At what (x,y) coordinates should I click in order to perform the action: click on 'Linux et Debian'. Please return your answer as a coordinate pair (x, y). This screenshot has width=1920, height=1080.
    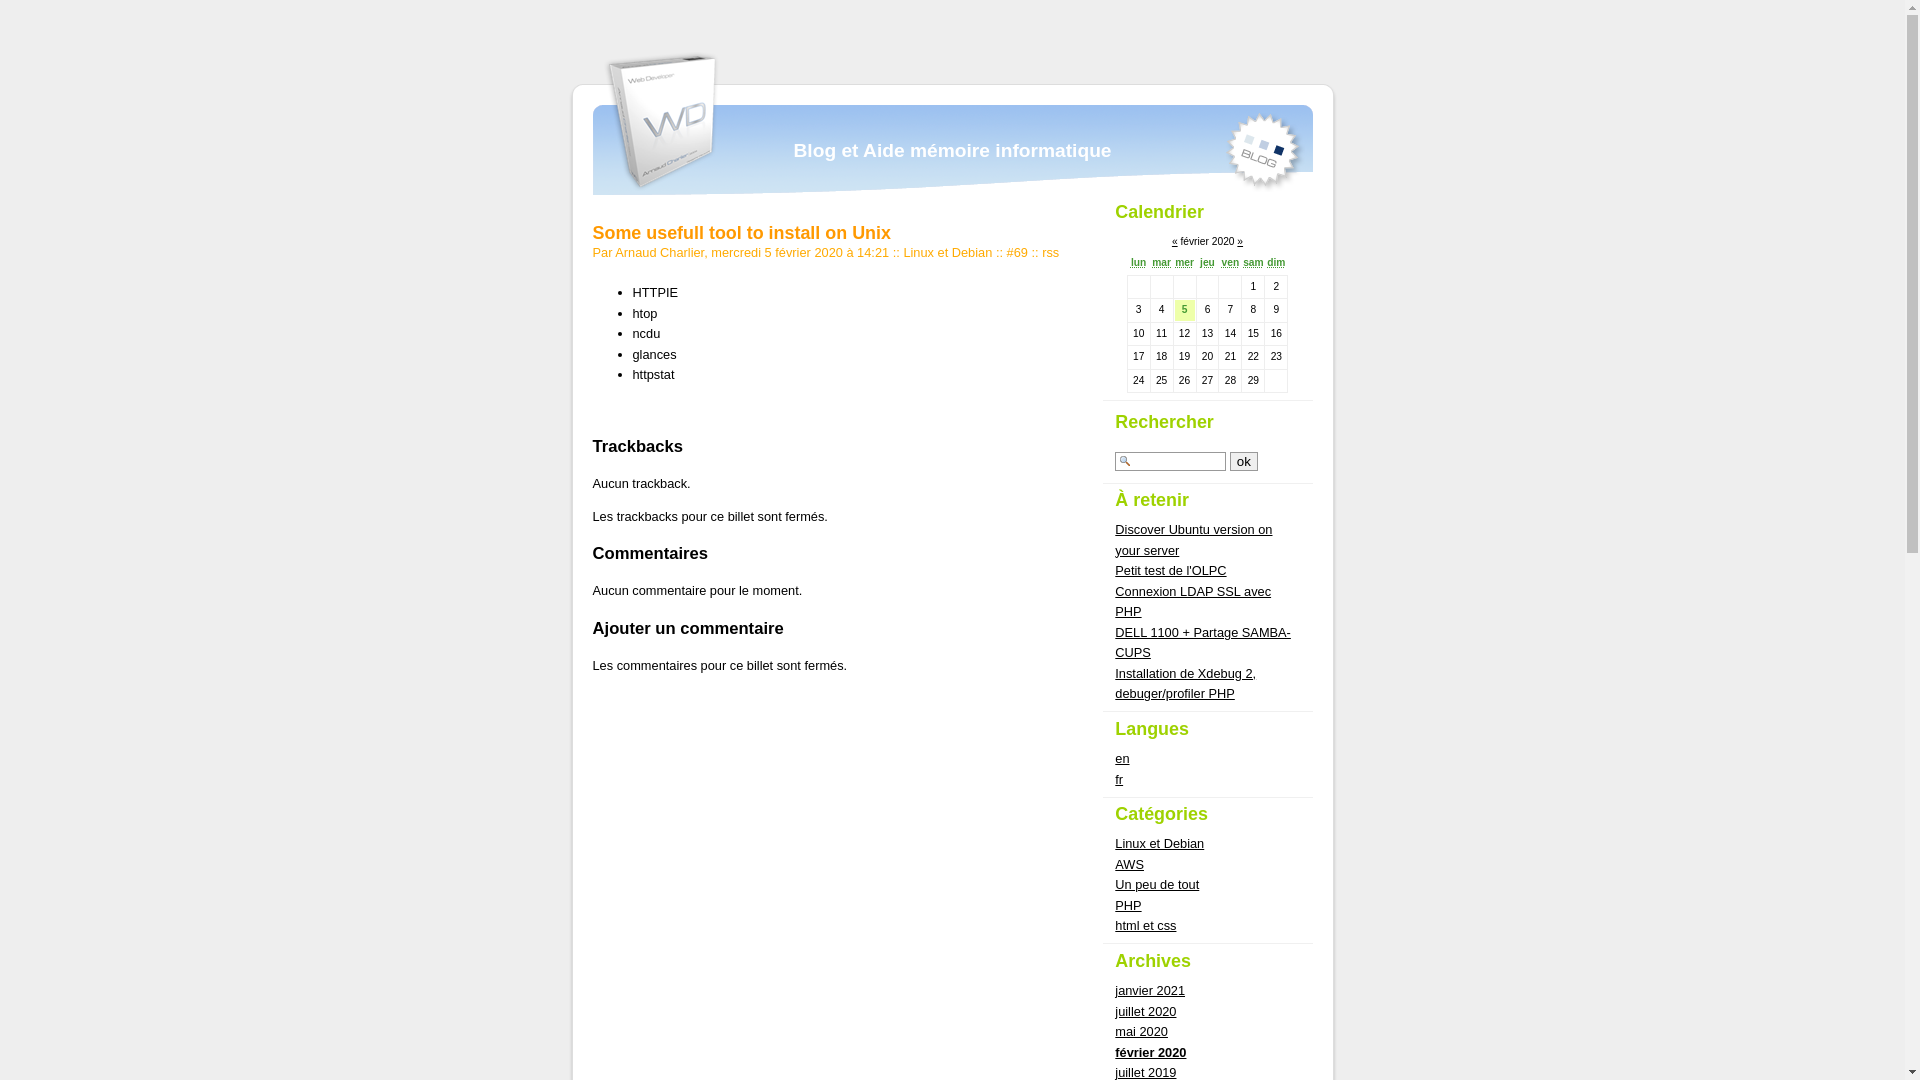
    Looking at the image, I should click on (946, 251).